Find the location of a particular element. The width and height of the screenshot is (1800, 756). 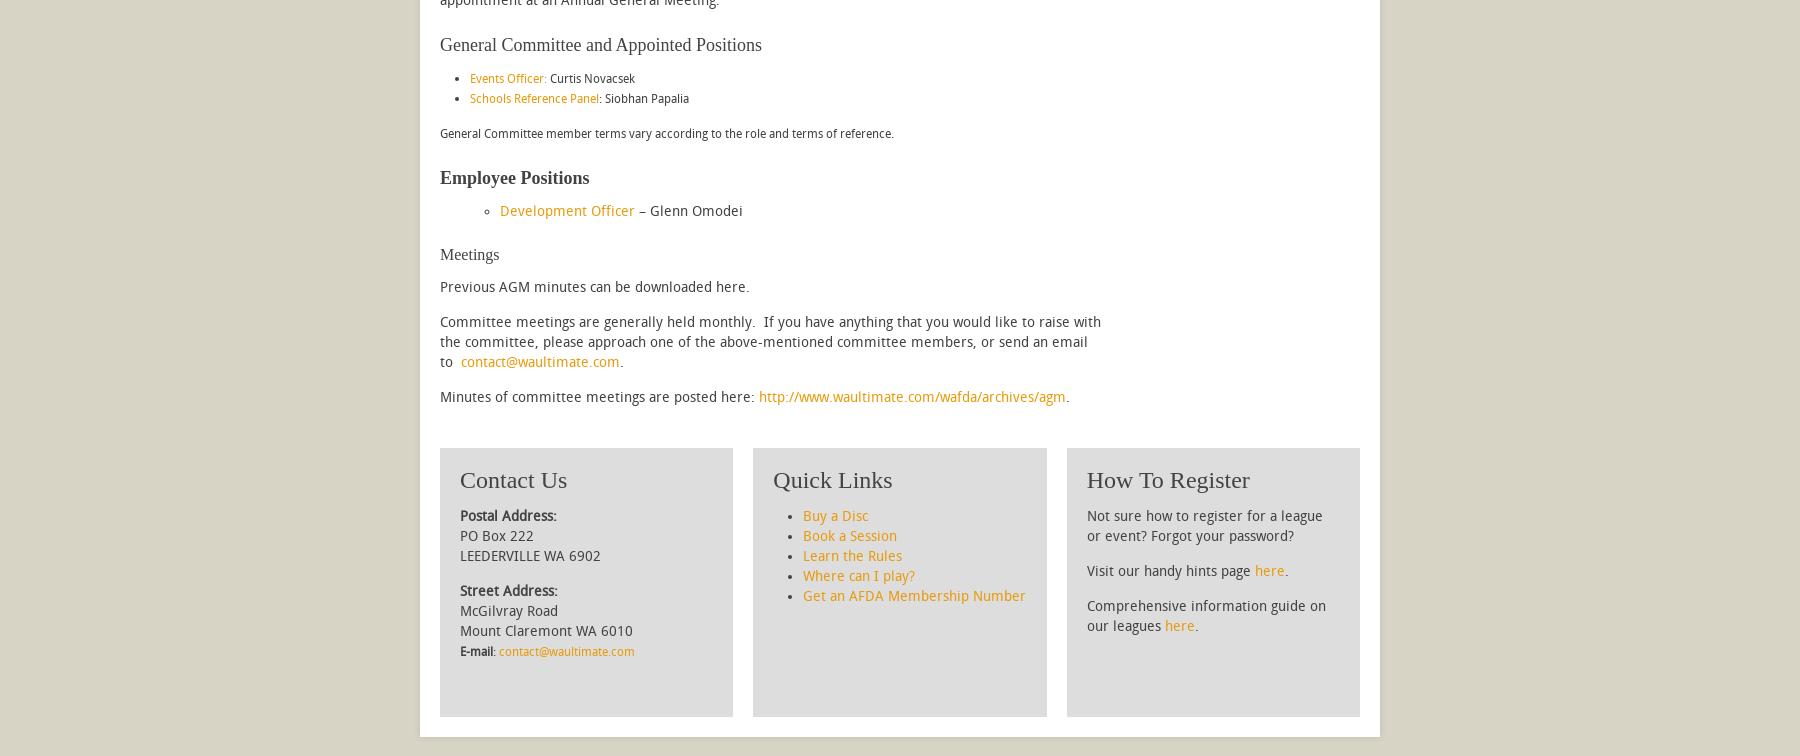

'Previous AGM minutes can be downloaded here.' is located at coordinates (595, 287).